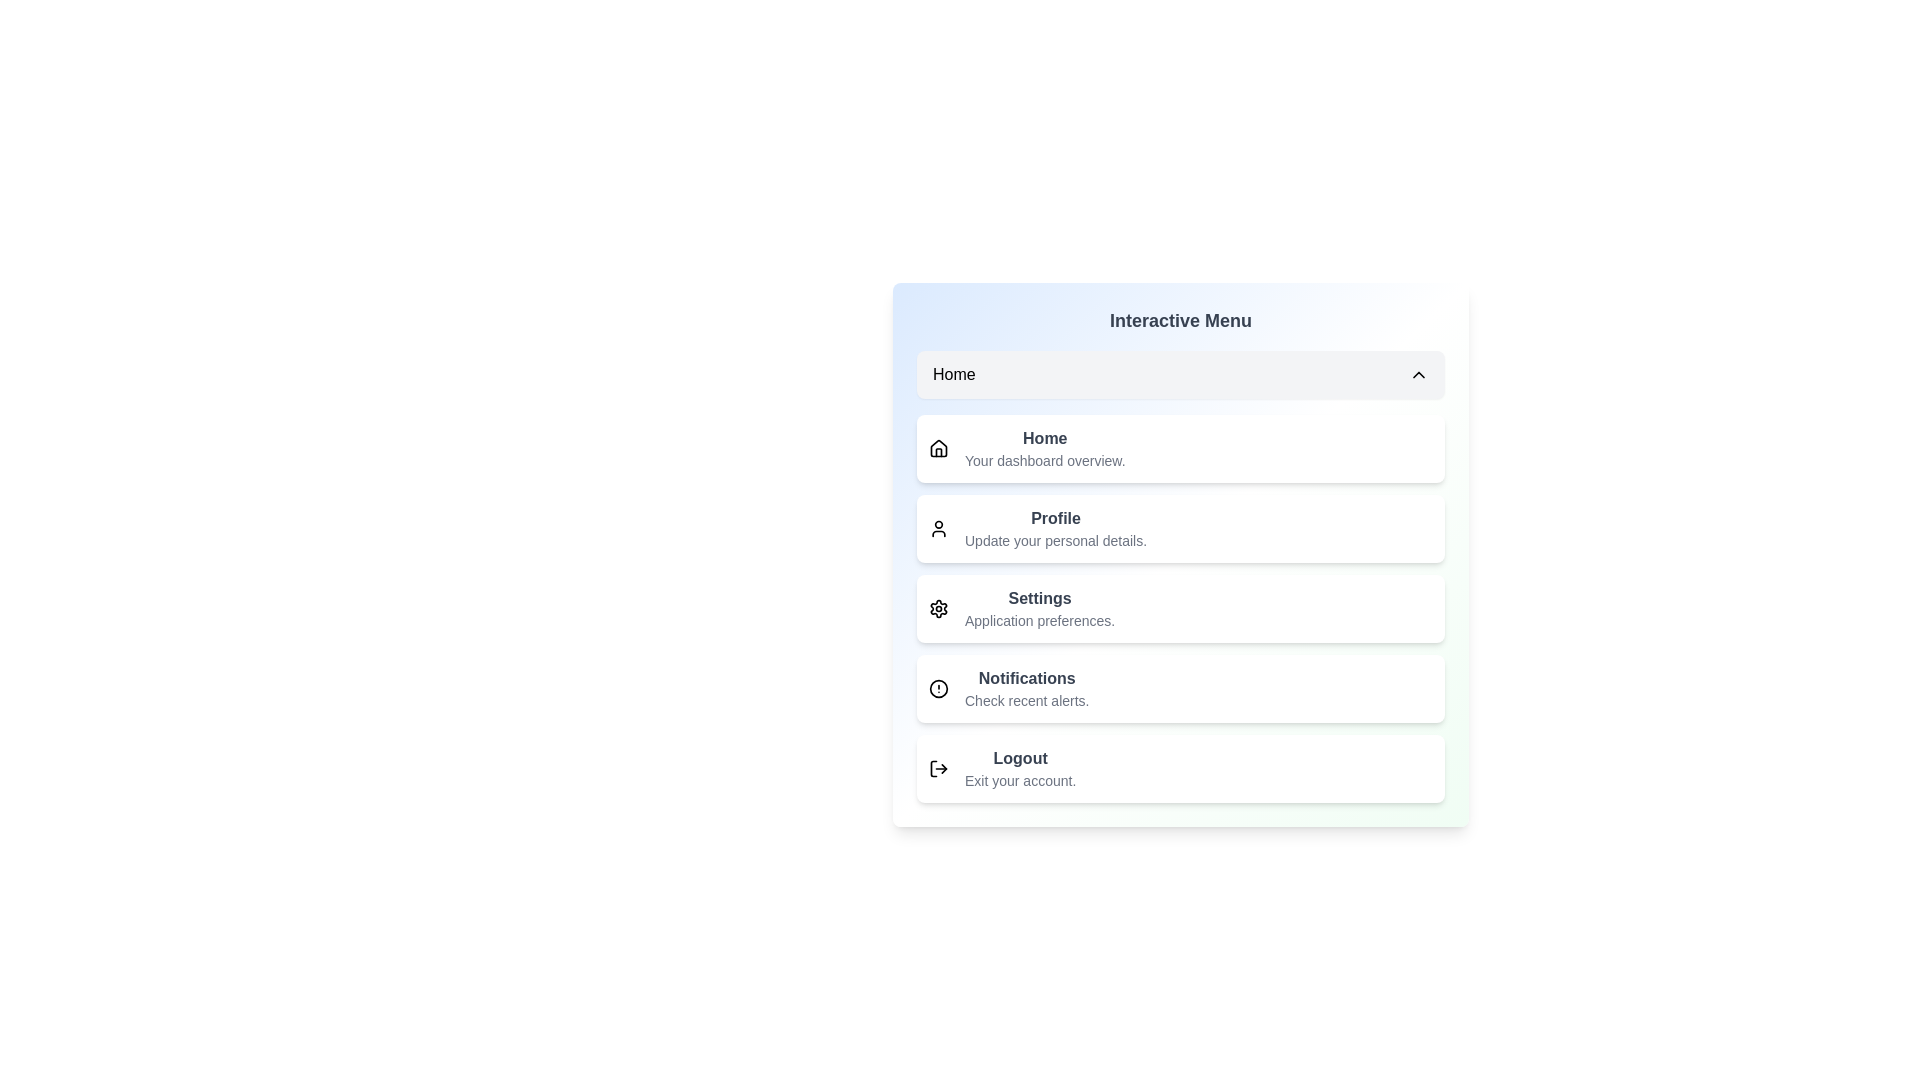 The height and width of the screenshot is (1080, 1920). What do you see at coordinates (1180, 527) in the screenshot?
I see `the menu item corresponding to Profile` at bounding box center [1180, 527].